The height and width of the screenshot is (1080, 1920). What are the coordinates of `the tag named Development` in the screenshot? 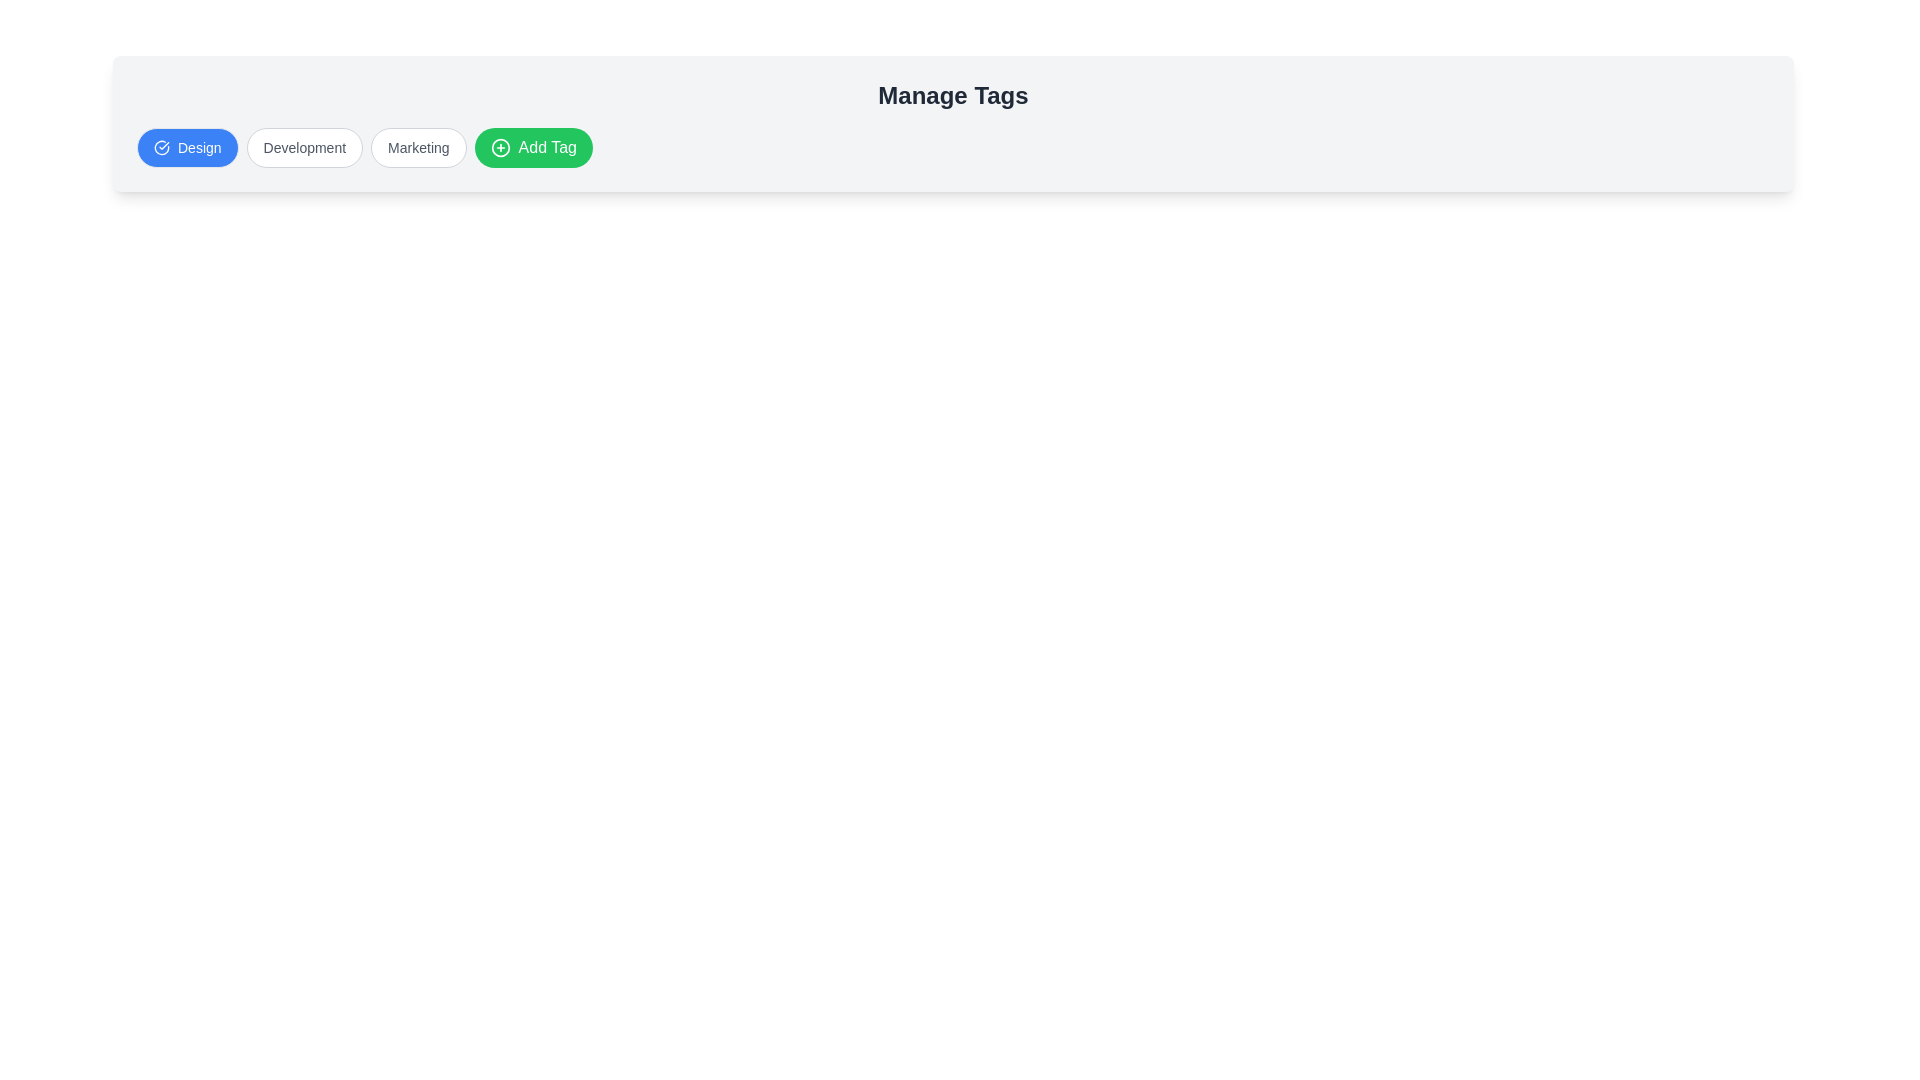 It's located at (303, 146).